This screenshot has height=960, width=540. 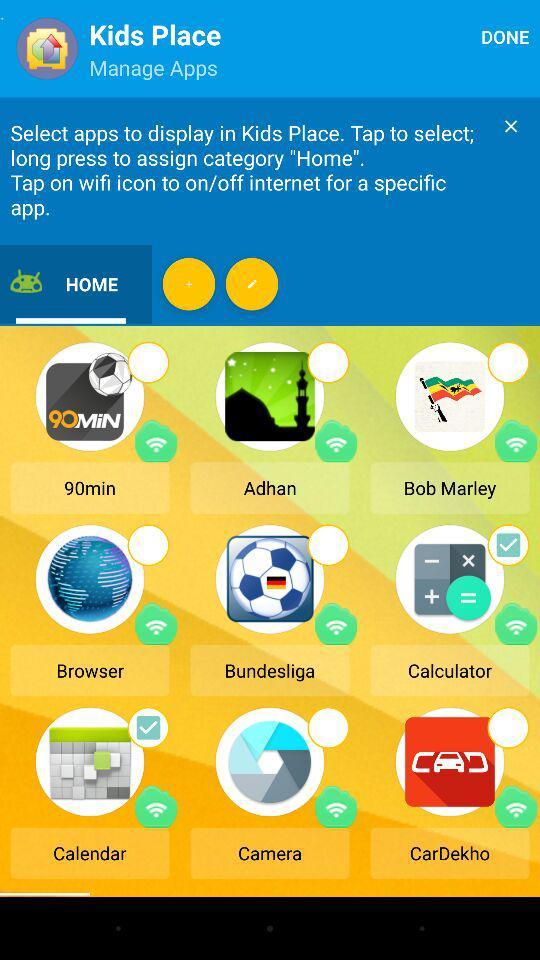 I want to click on the close icon, so click(x=511, y=125).